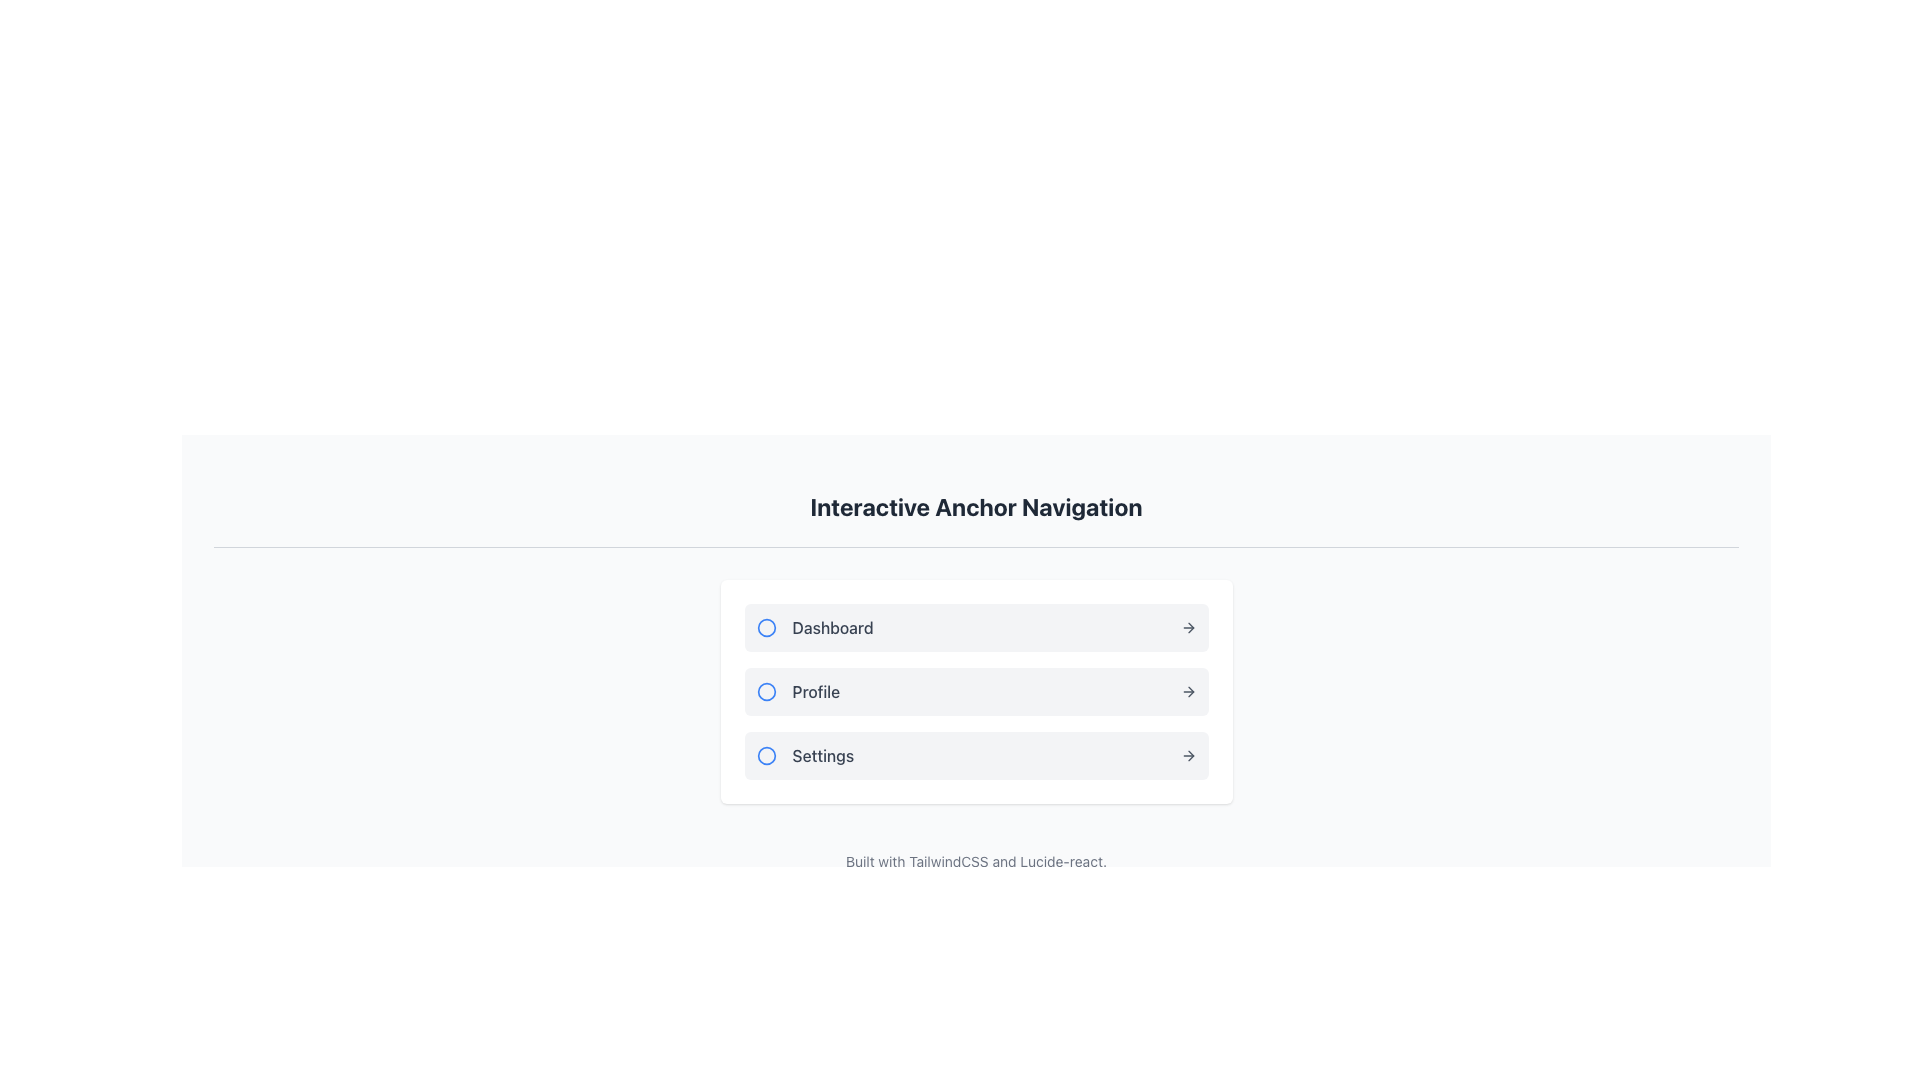 Image resolution: width=1920 pixels, height=1080 pixels. I want to click on the circular radio button indicator with a blue border located to the left of the 'Profile' label in the vertical list for accessibility purposes, so click(765, 690).